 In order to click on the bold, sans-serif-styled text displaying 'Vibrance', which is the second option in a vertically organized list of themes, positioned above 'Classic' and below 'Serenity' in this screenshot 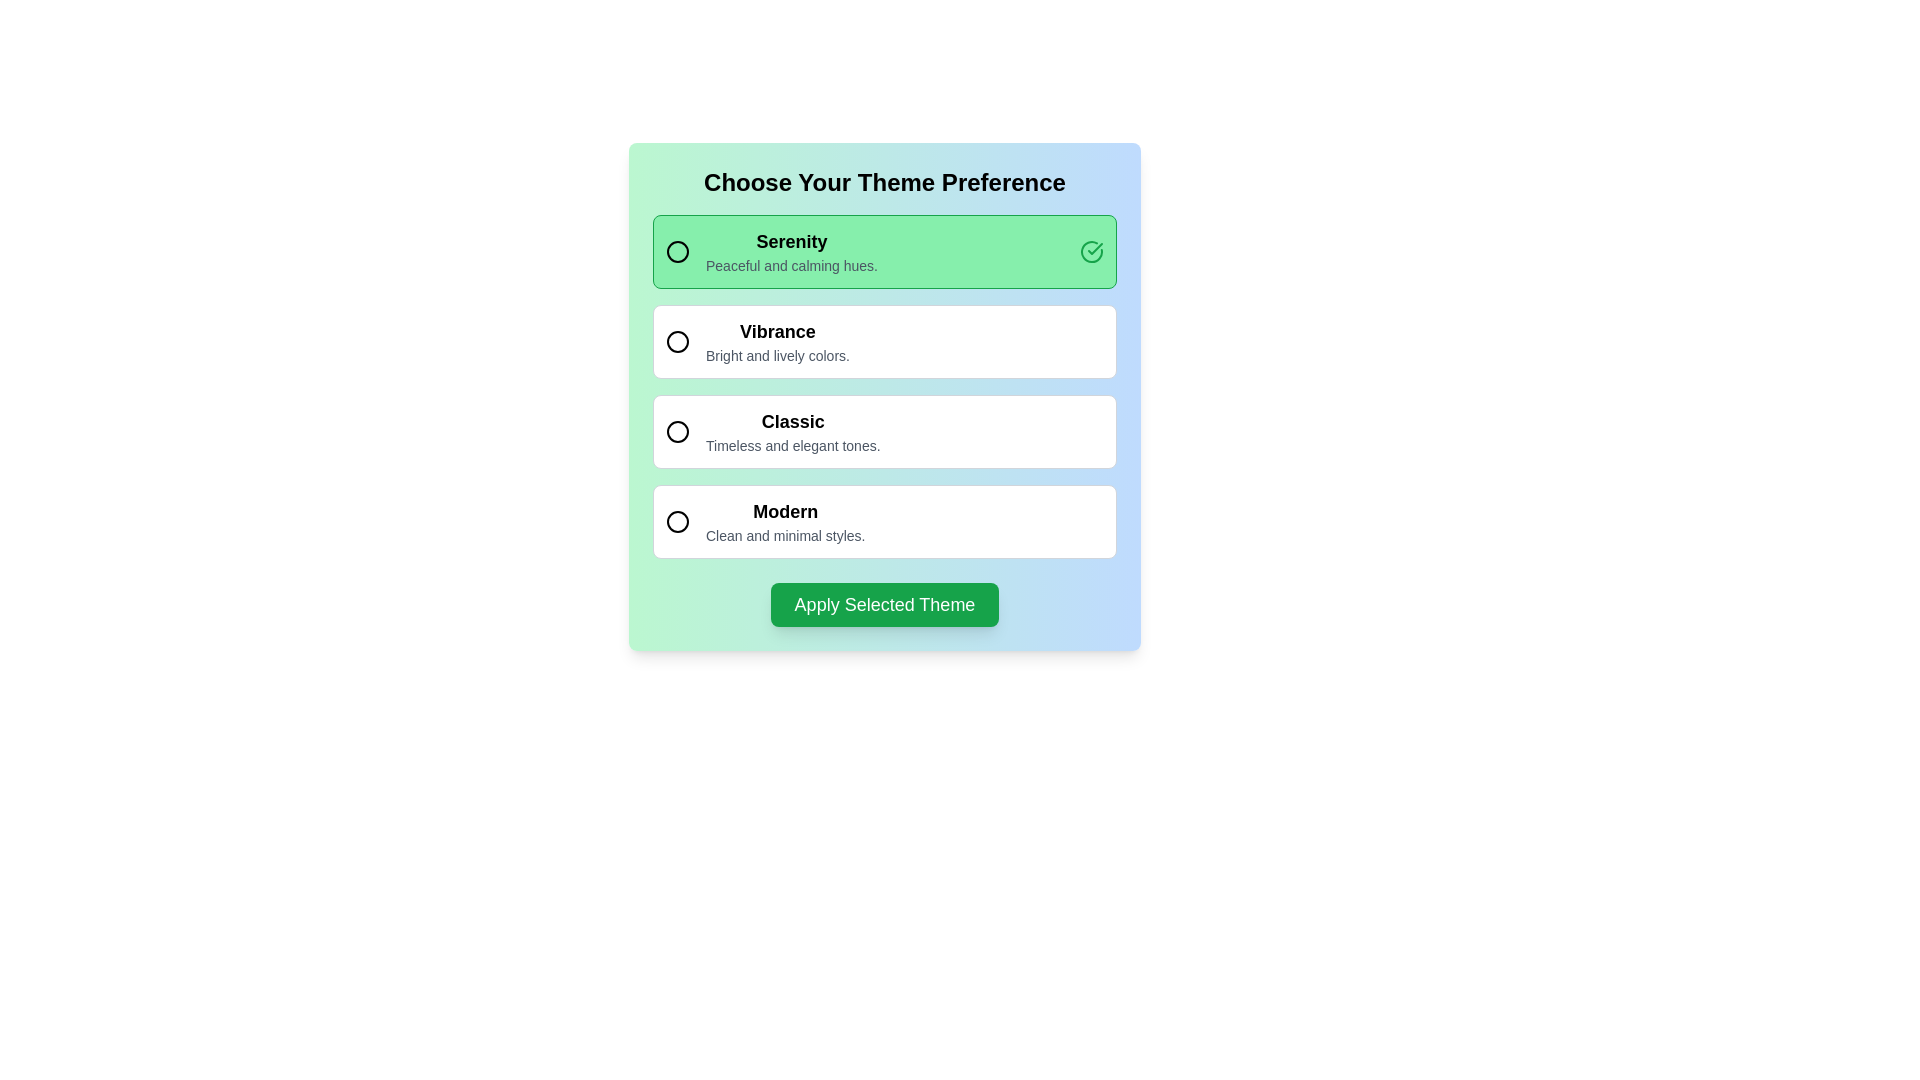, I will do `click(776, 330)`.